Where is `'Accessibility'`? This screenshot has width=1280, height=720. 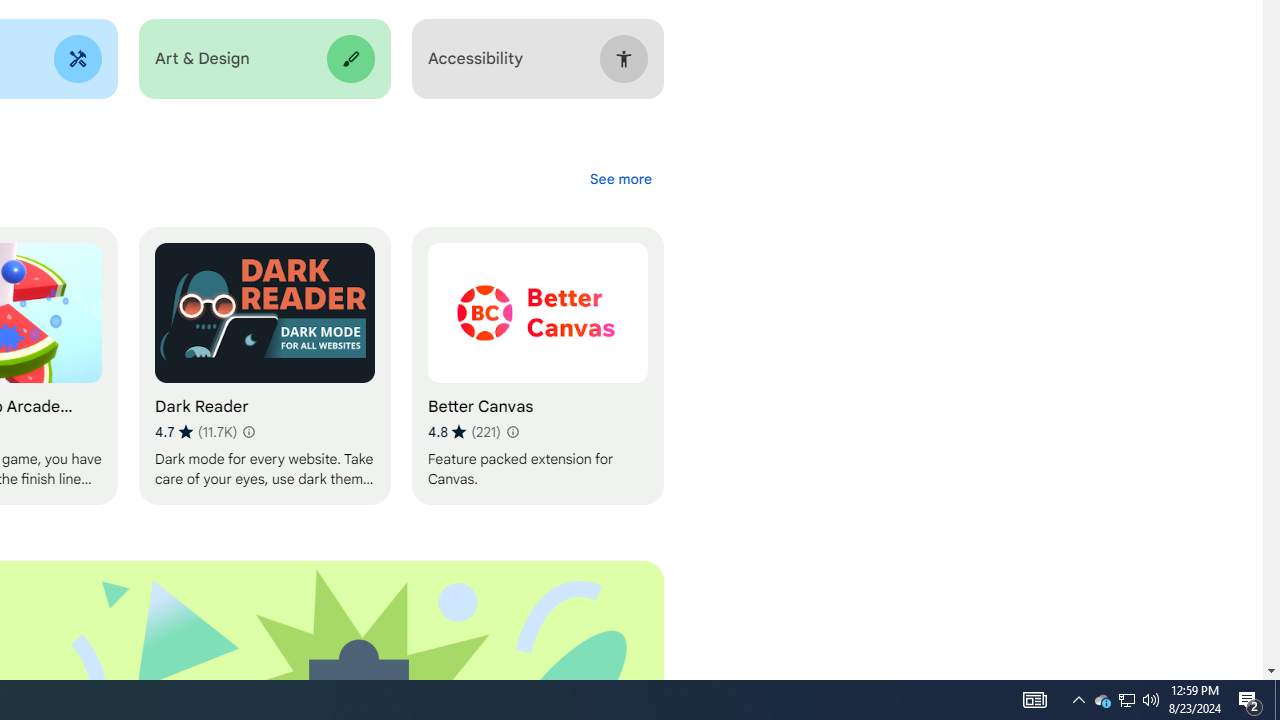
'Accessibility' is located at coordinates (537, 58).